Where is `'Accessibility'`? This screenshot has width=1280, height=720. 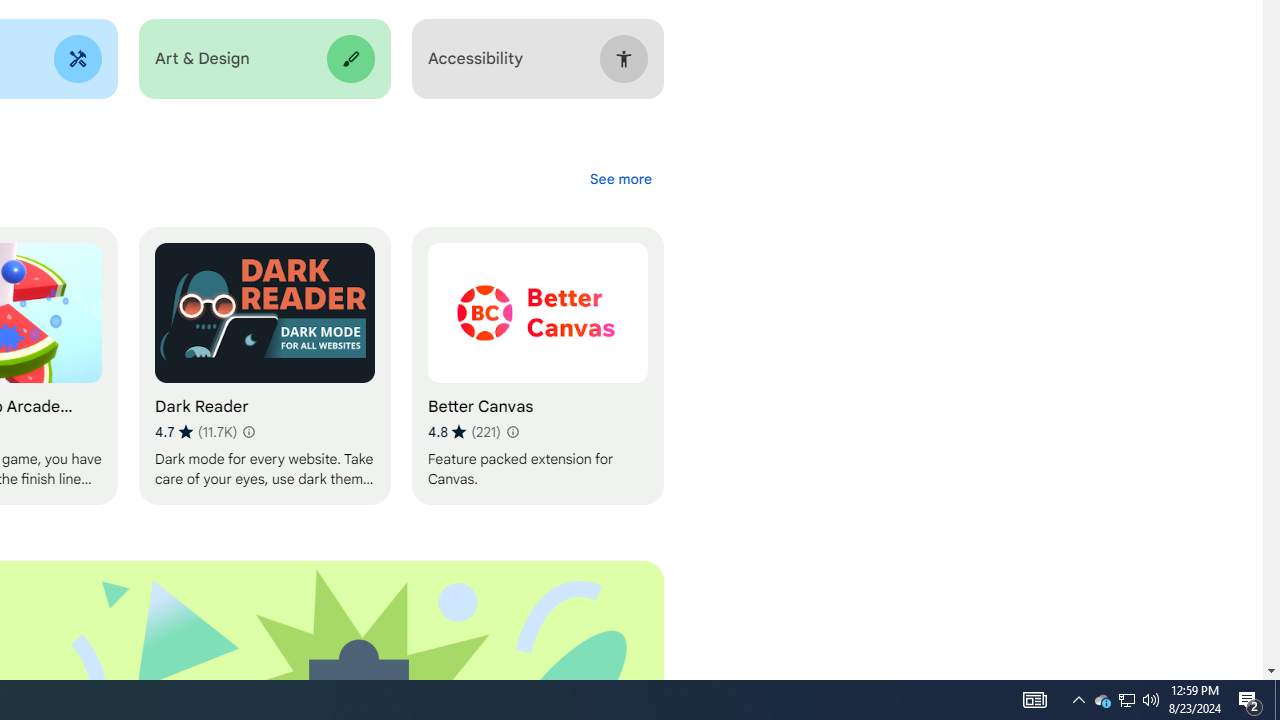
'Accessibility' is located at coordinates (537, 58).